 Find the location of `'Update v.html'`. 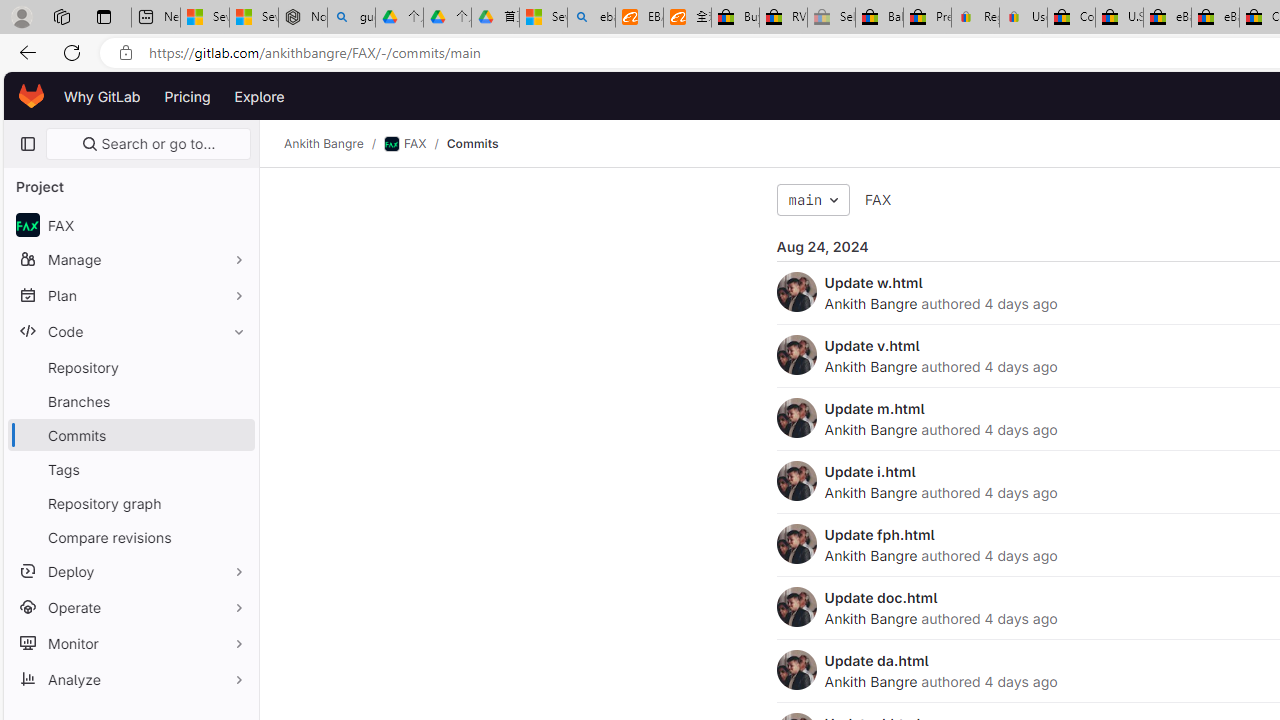

'Update v.html' is located at coordinates (872, 344).